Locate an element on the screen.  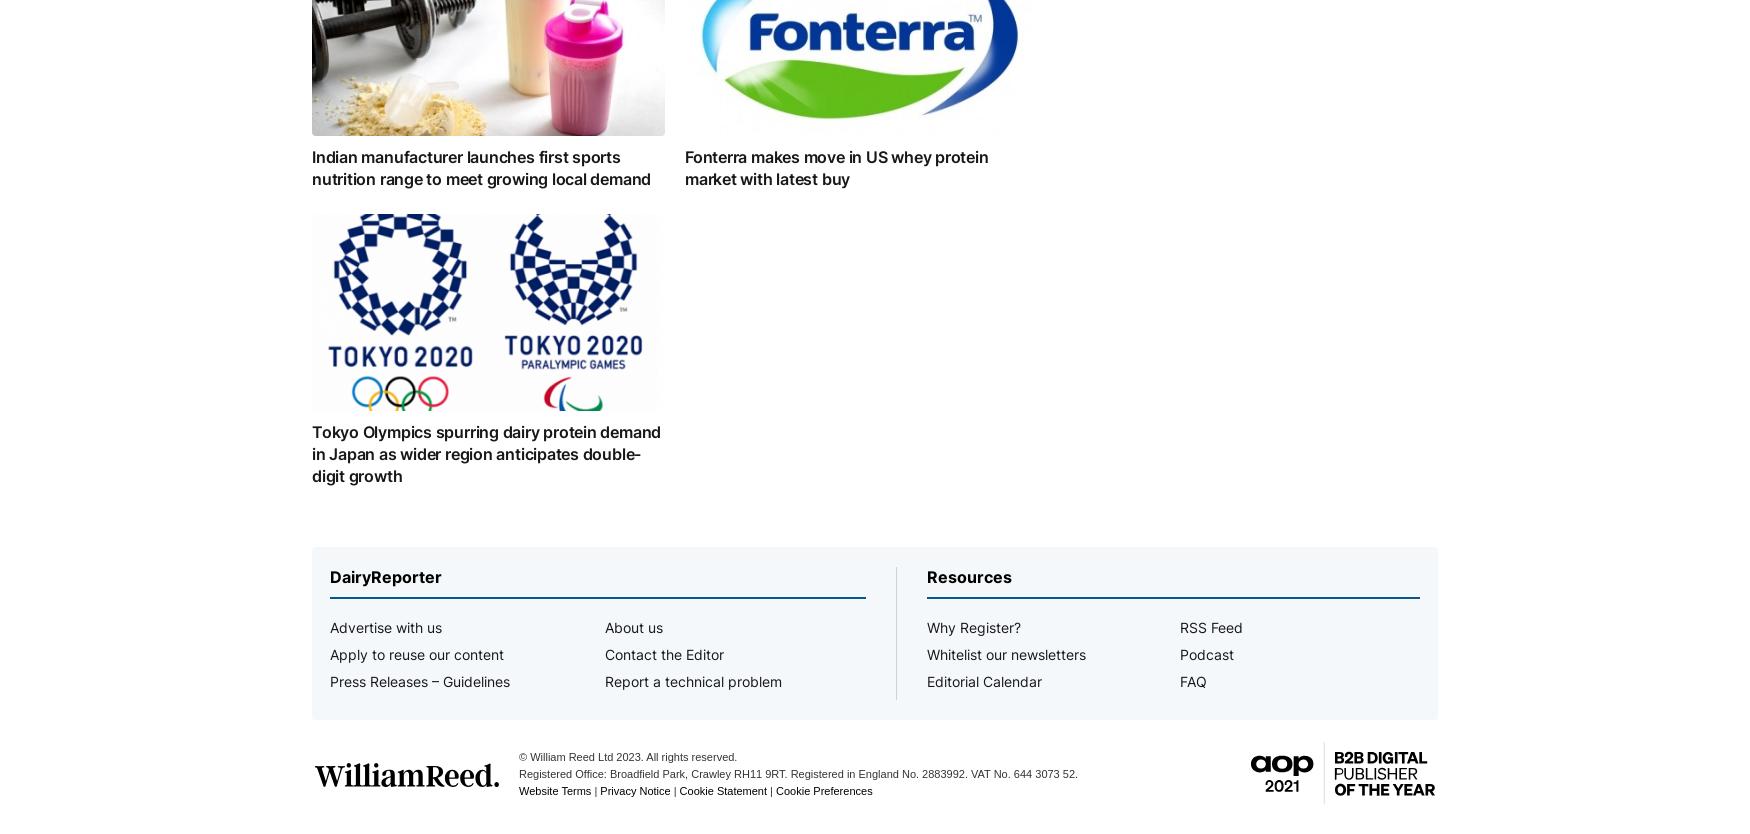
'Indian manufacturer launches first sports nutrition range to meet growing local demand' is located at coordinates (481, 166).